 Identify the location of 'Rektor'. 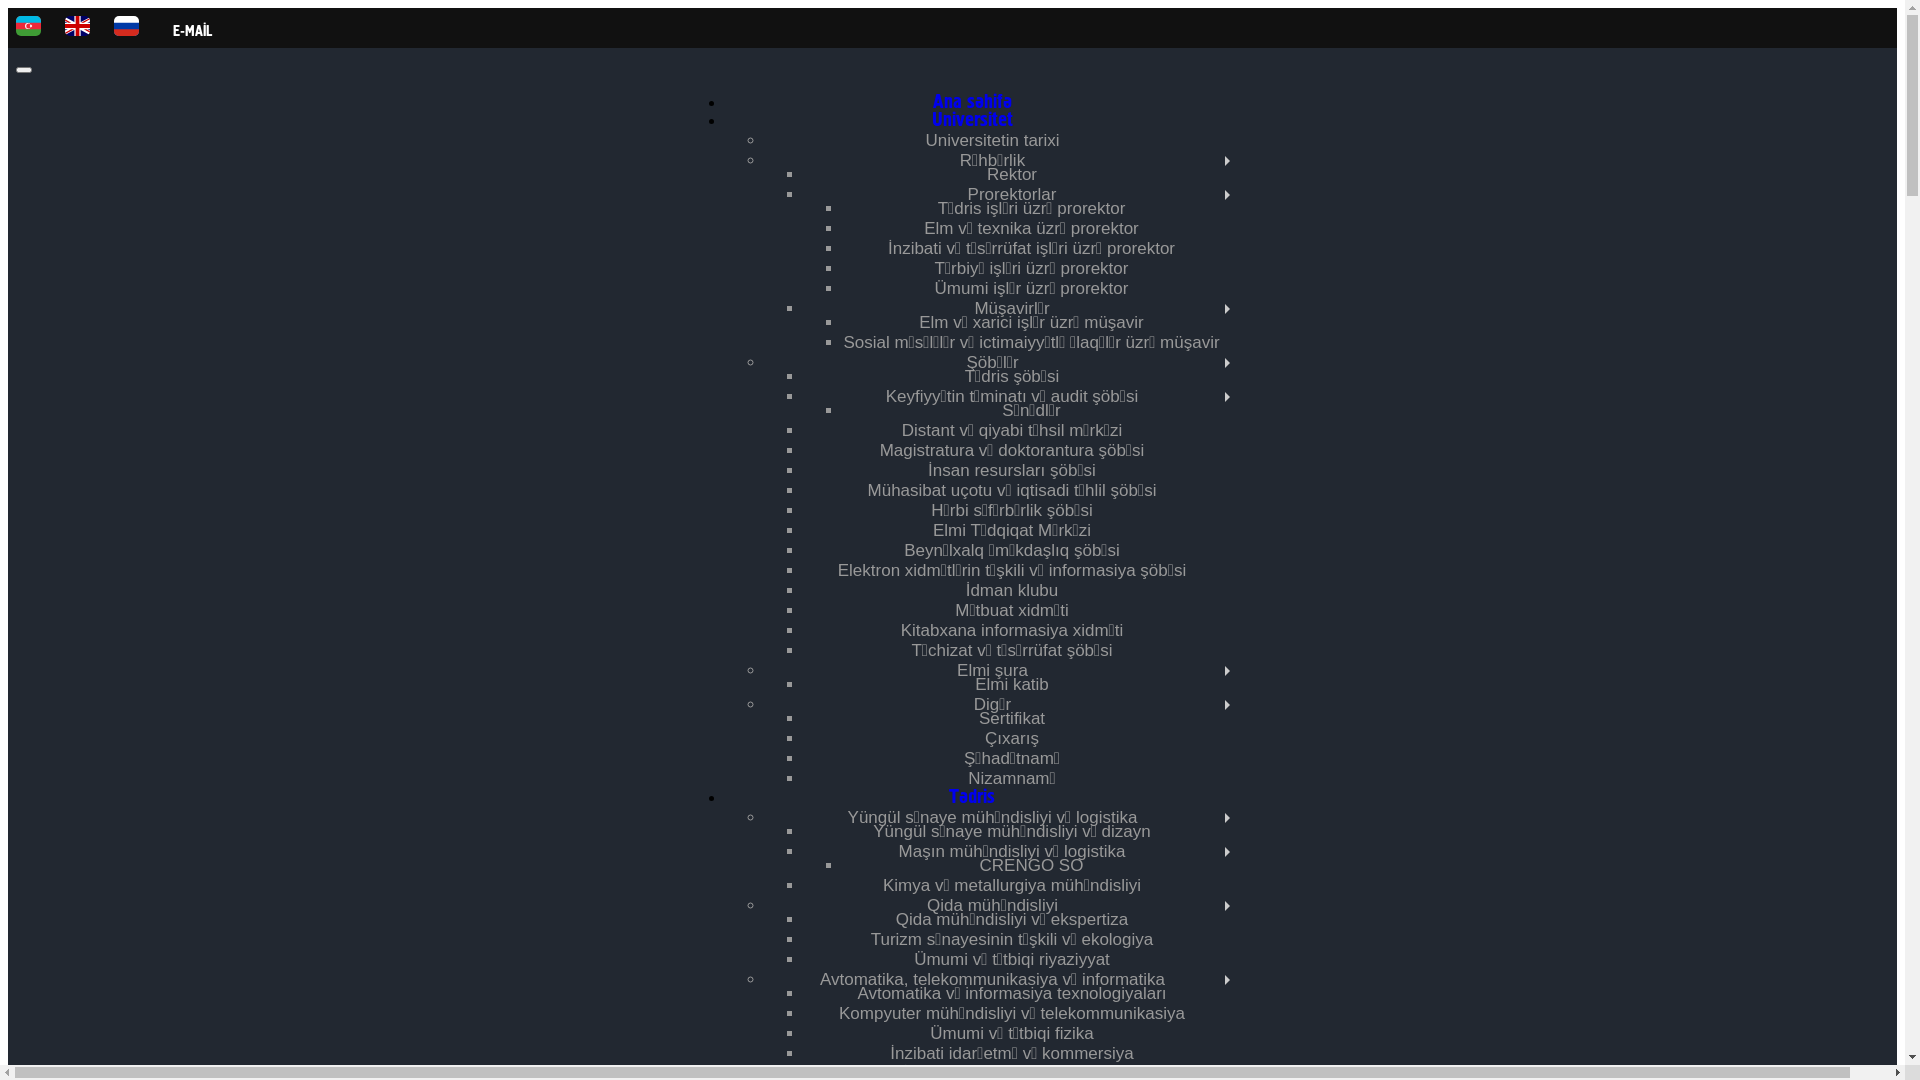
(1012, 173).